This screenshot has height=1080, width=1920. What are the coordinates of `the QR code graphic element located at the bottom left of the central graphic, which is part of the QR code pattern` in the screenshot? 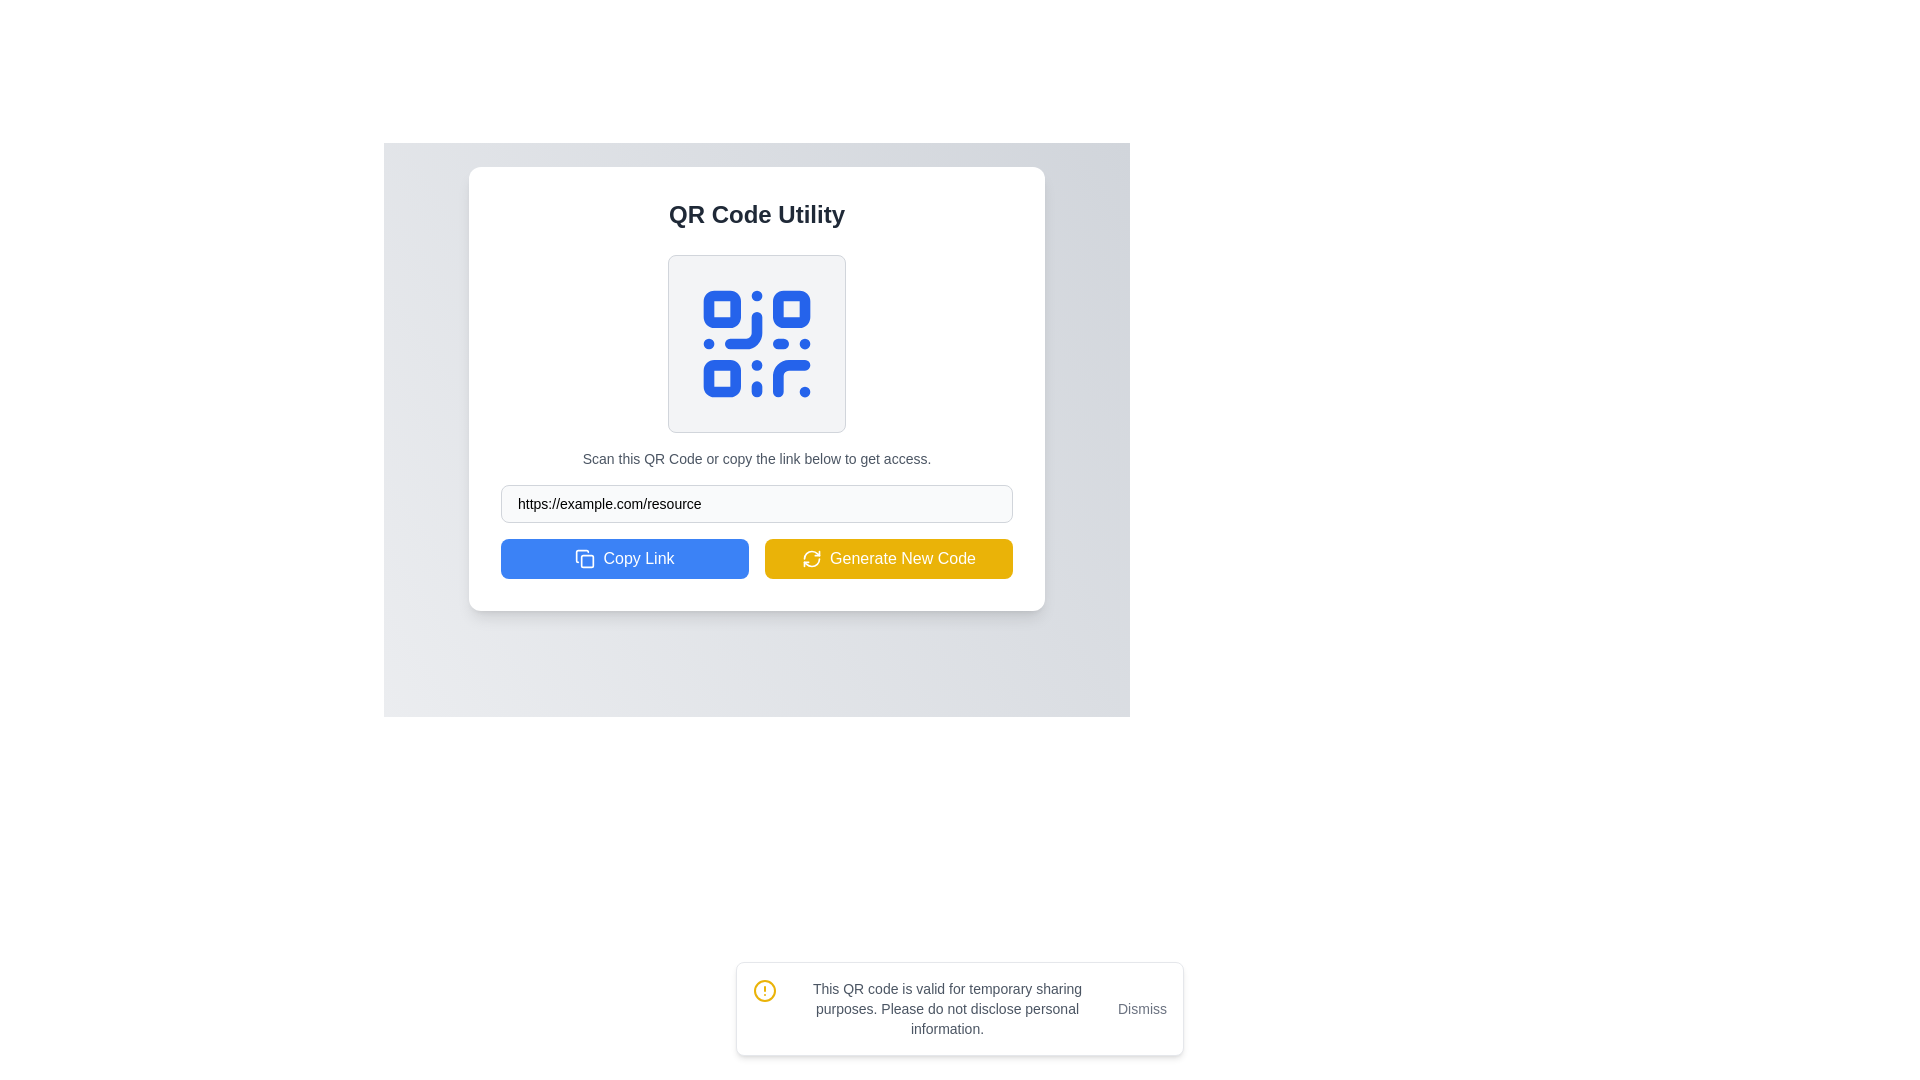 It's located at (742, 329).